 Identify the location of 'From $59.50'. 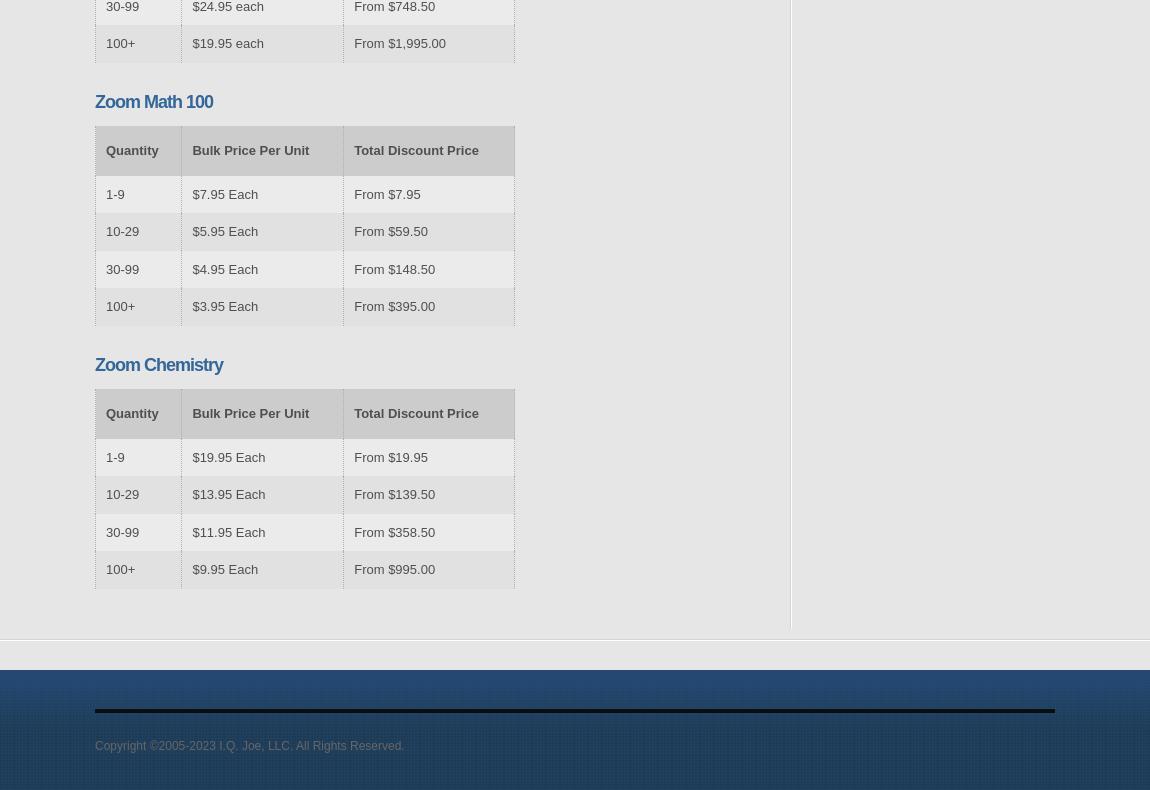
(390, 231).